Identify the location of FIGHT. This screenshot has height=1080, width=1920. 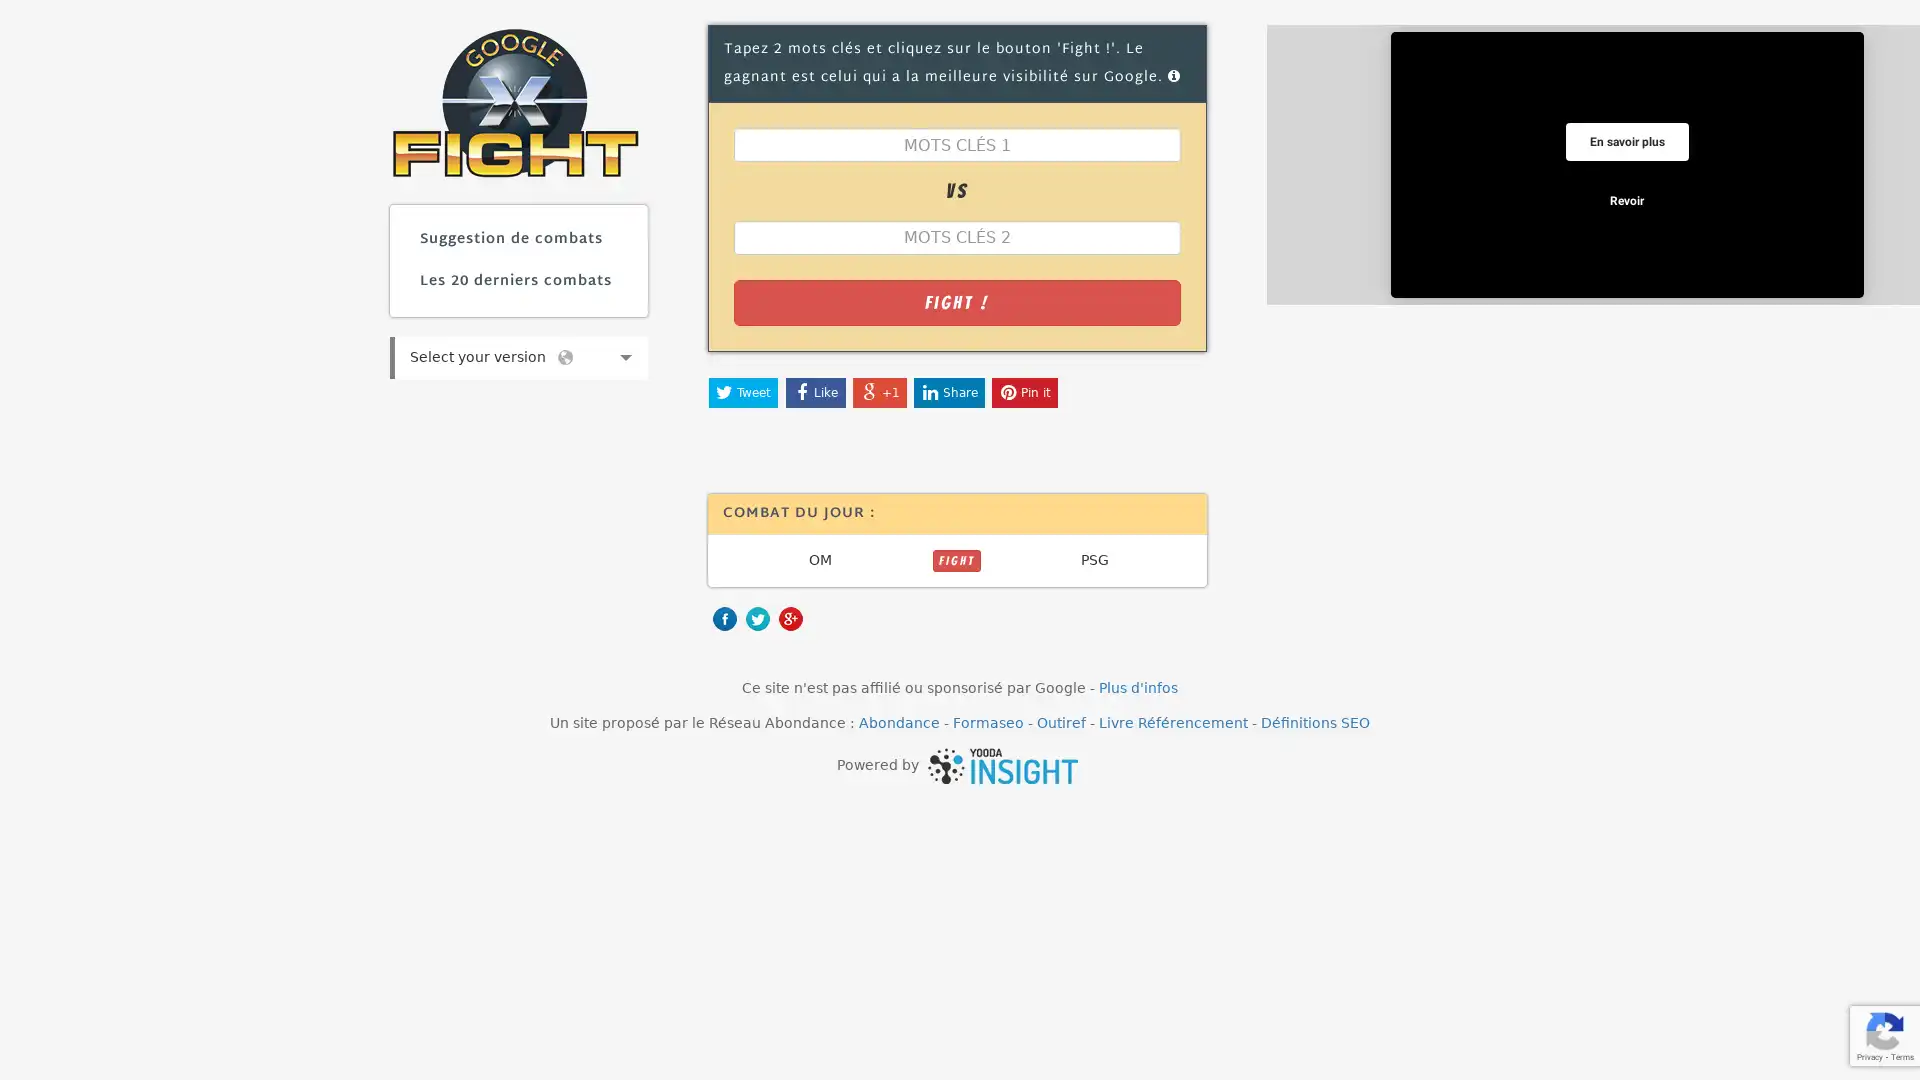
(955, 559).